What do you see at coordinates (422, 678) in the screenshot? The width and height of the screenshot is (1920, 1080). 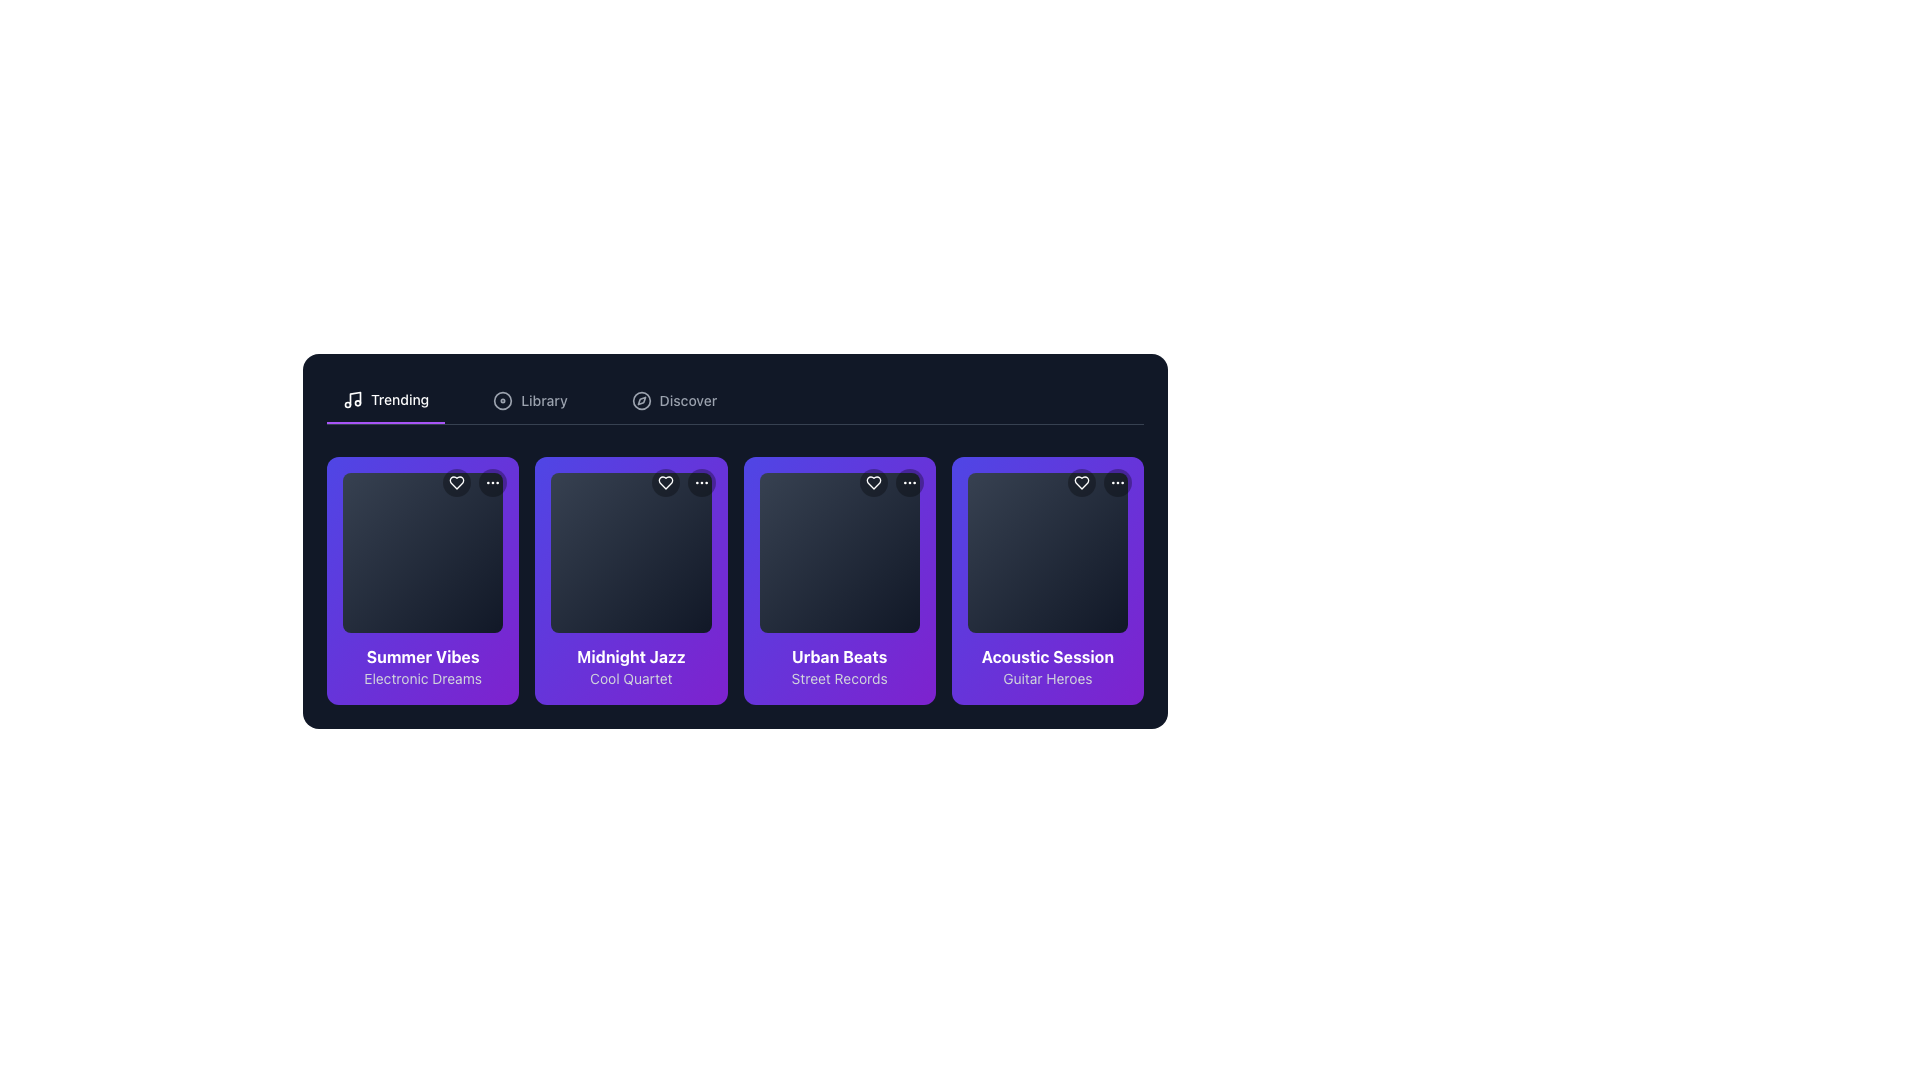 I see `text label displaying 'Electronic Dreams', which is a small, subdued gray subtitle located beneath 'Summer Vibes' in the first column of a horizontally scrolling grid` at bounding box center [422, 678].